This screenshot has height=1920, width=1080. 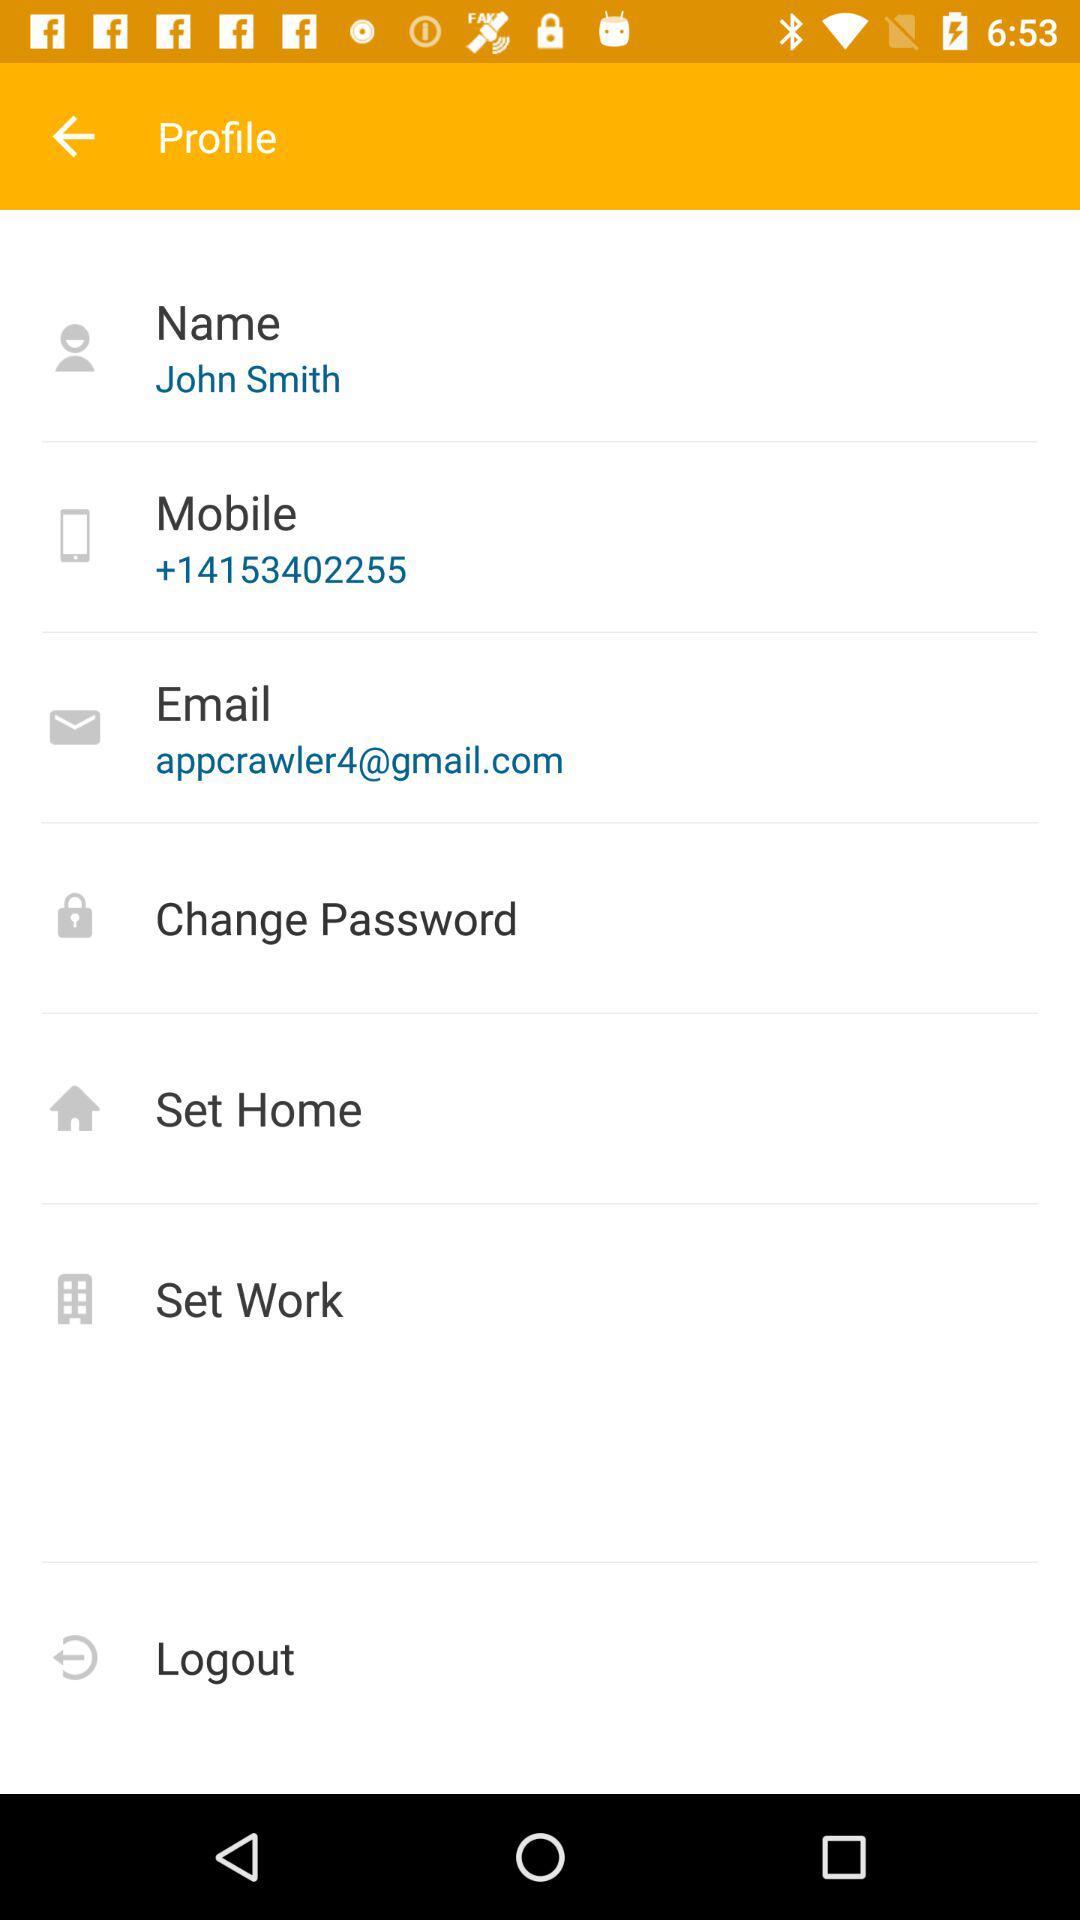 What do you see at coordinates (72, 135) in the screenshot?
I see `the item to the left of the profile app` at bounding box center [72, 135].